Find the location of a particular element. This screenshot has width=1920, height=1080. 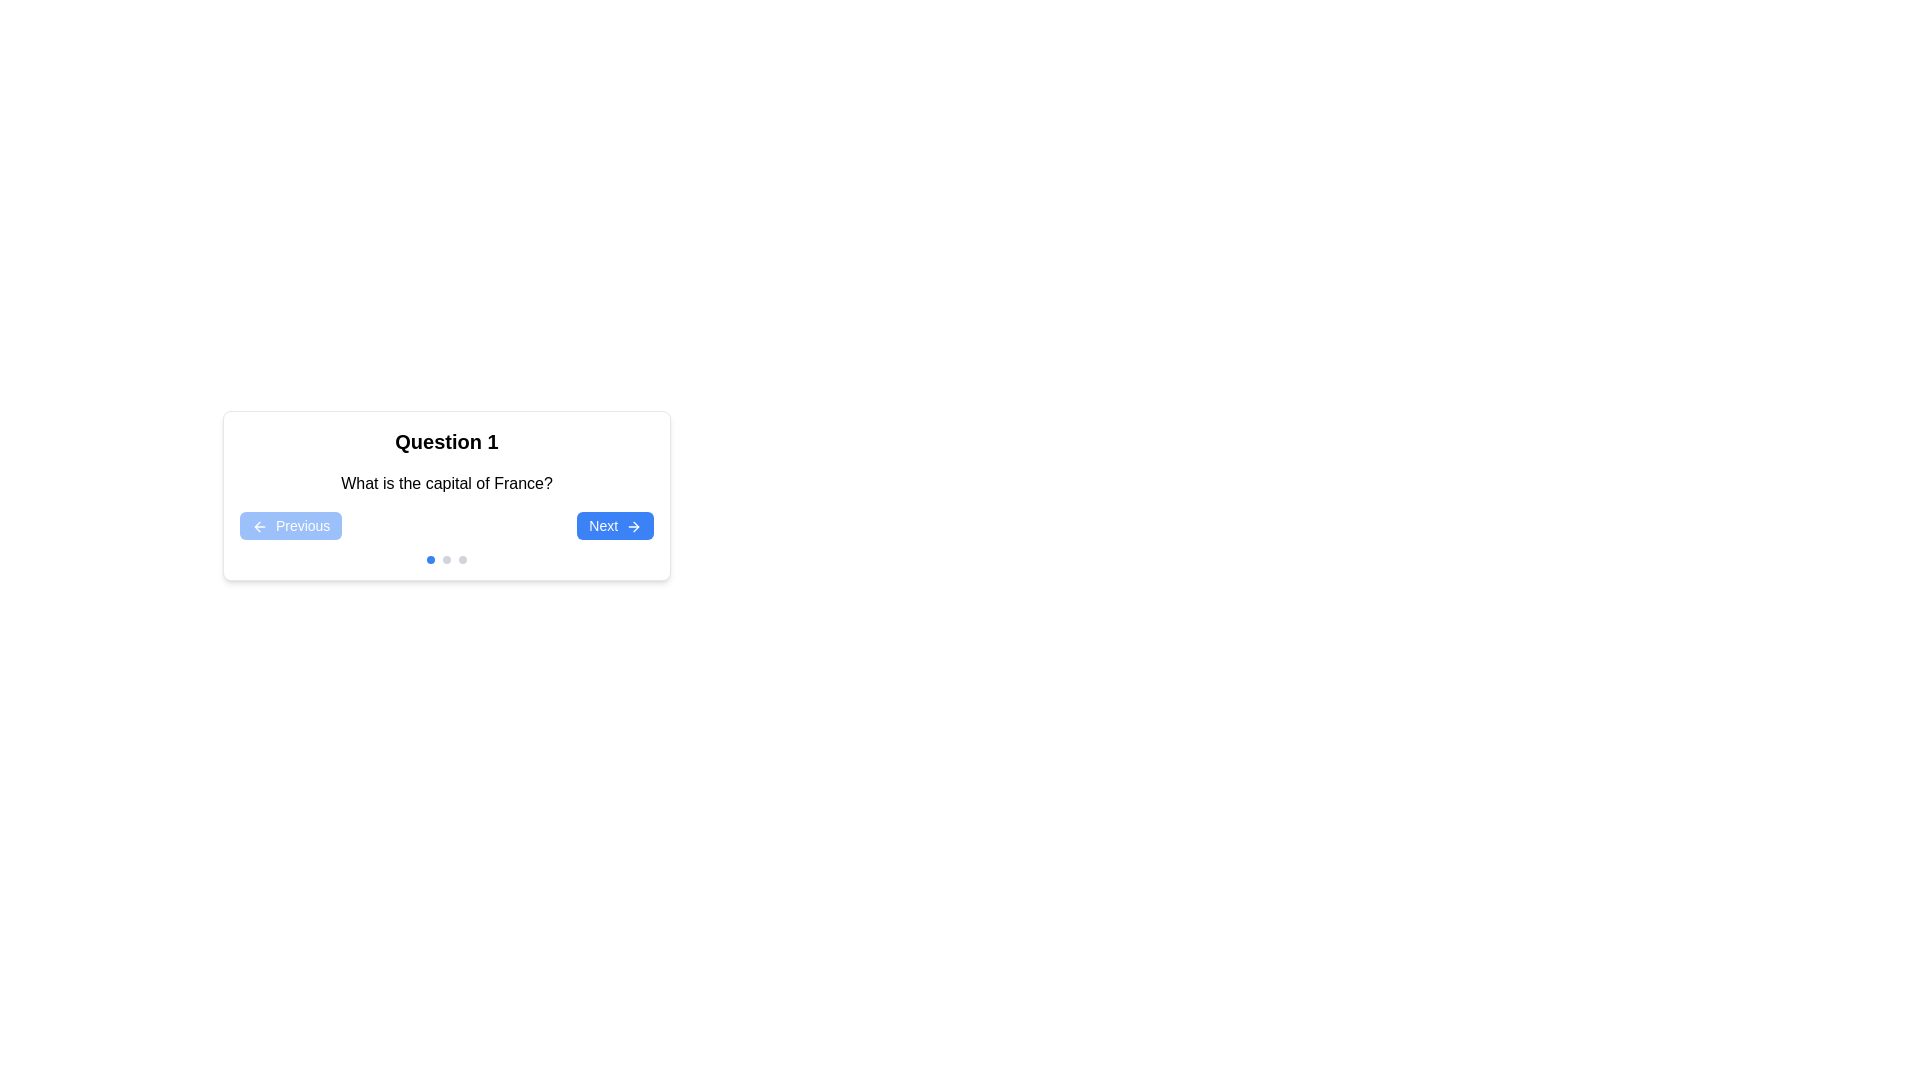

the 'Previous' button which contains a leftward pointing icon as a visual indicator for navigation is located at coordinates (256, 526).